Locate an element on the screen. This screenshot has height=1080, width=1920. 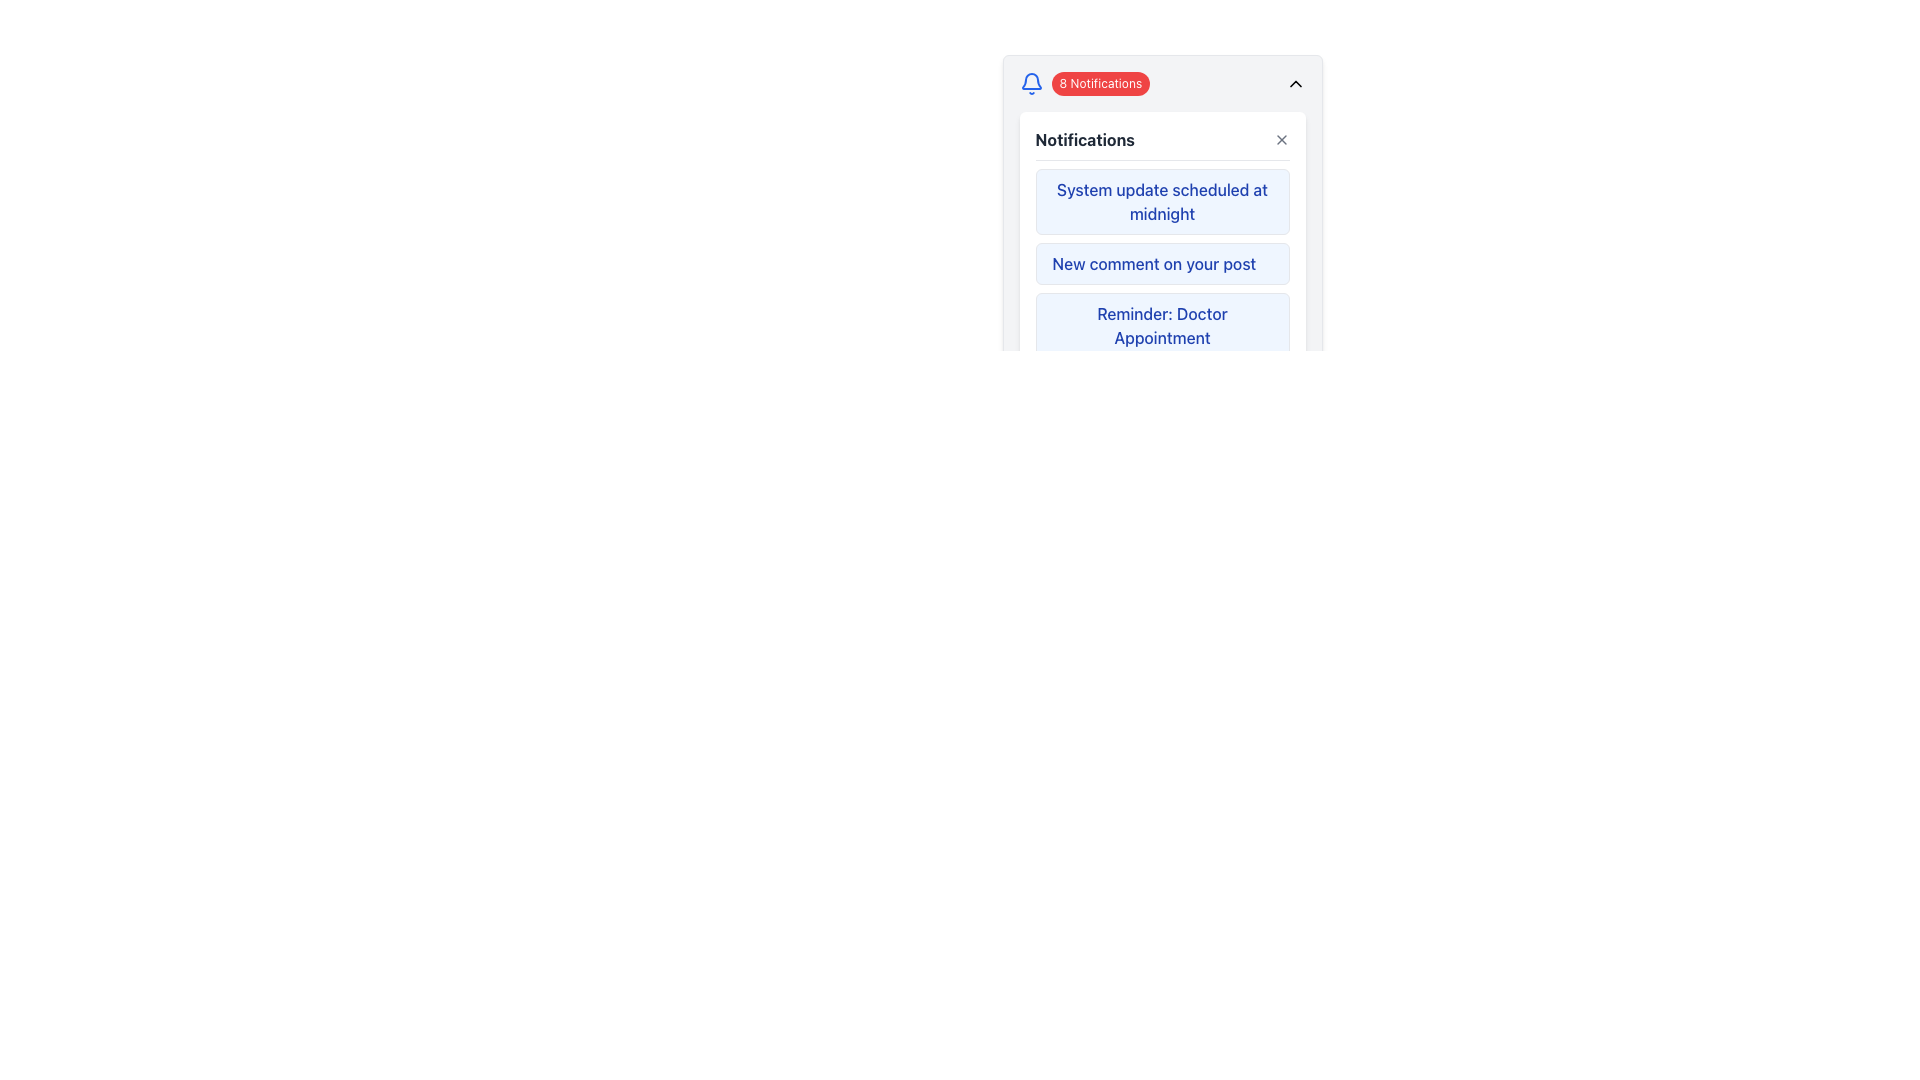
the notification message indicating a new comment on the user's post, positioned centrally in the notification panel, specifically the second notification item in the list is located at coordinates (1154, 262).